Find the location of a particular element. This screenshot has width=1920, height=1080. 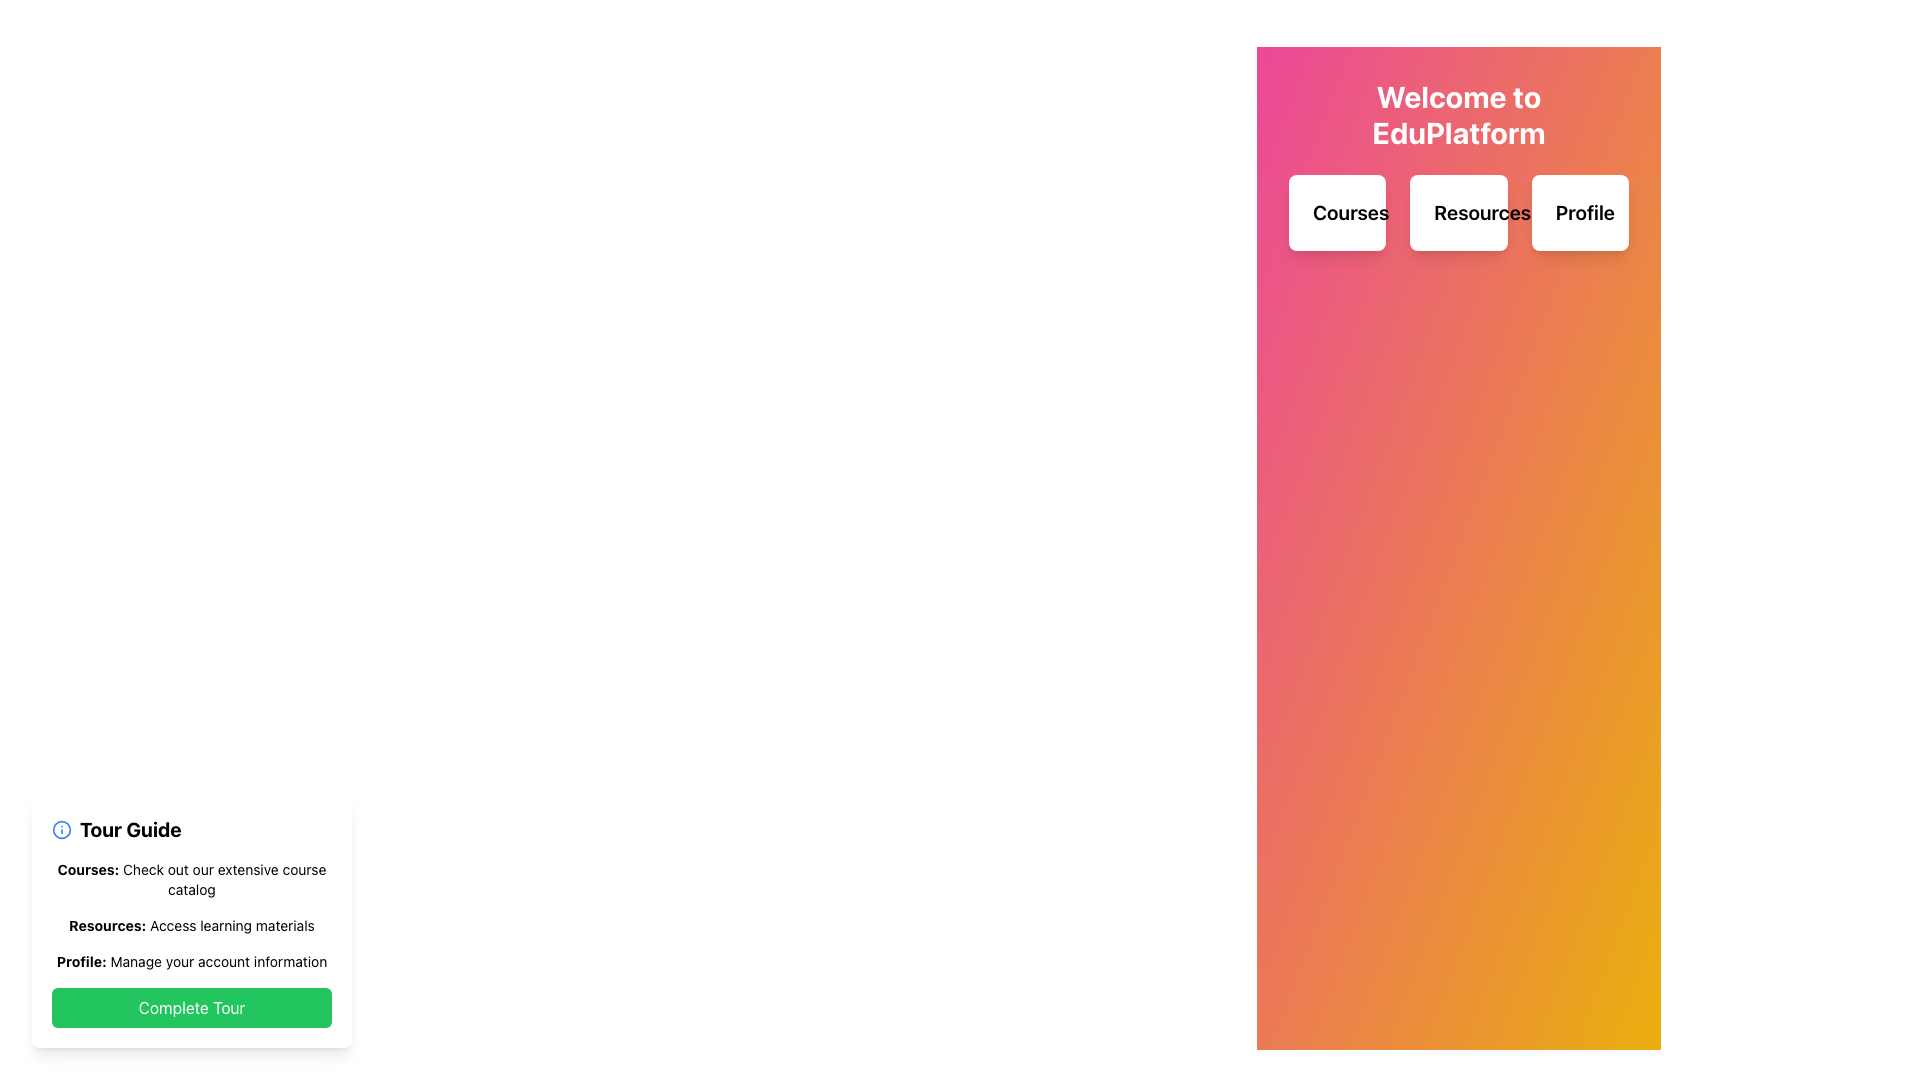

the 'Profile' button, which is a white box with rounded corners and the text 'Profile' in bold black font, positioned as the third element in a horizontal row beneath the heading 'Welcome to EduPlatform' is located at coordinates (1579, 212).